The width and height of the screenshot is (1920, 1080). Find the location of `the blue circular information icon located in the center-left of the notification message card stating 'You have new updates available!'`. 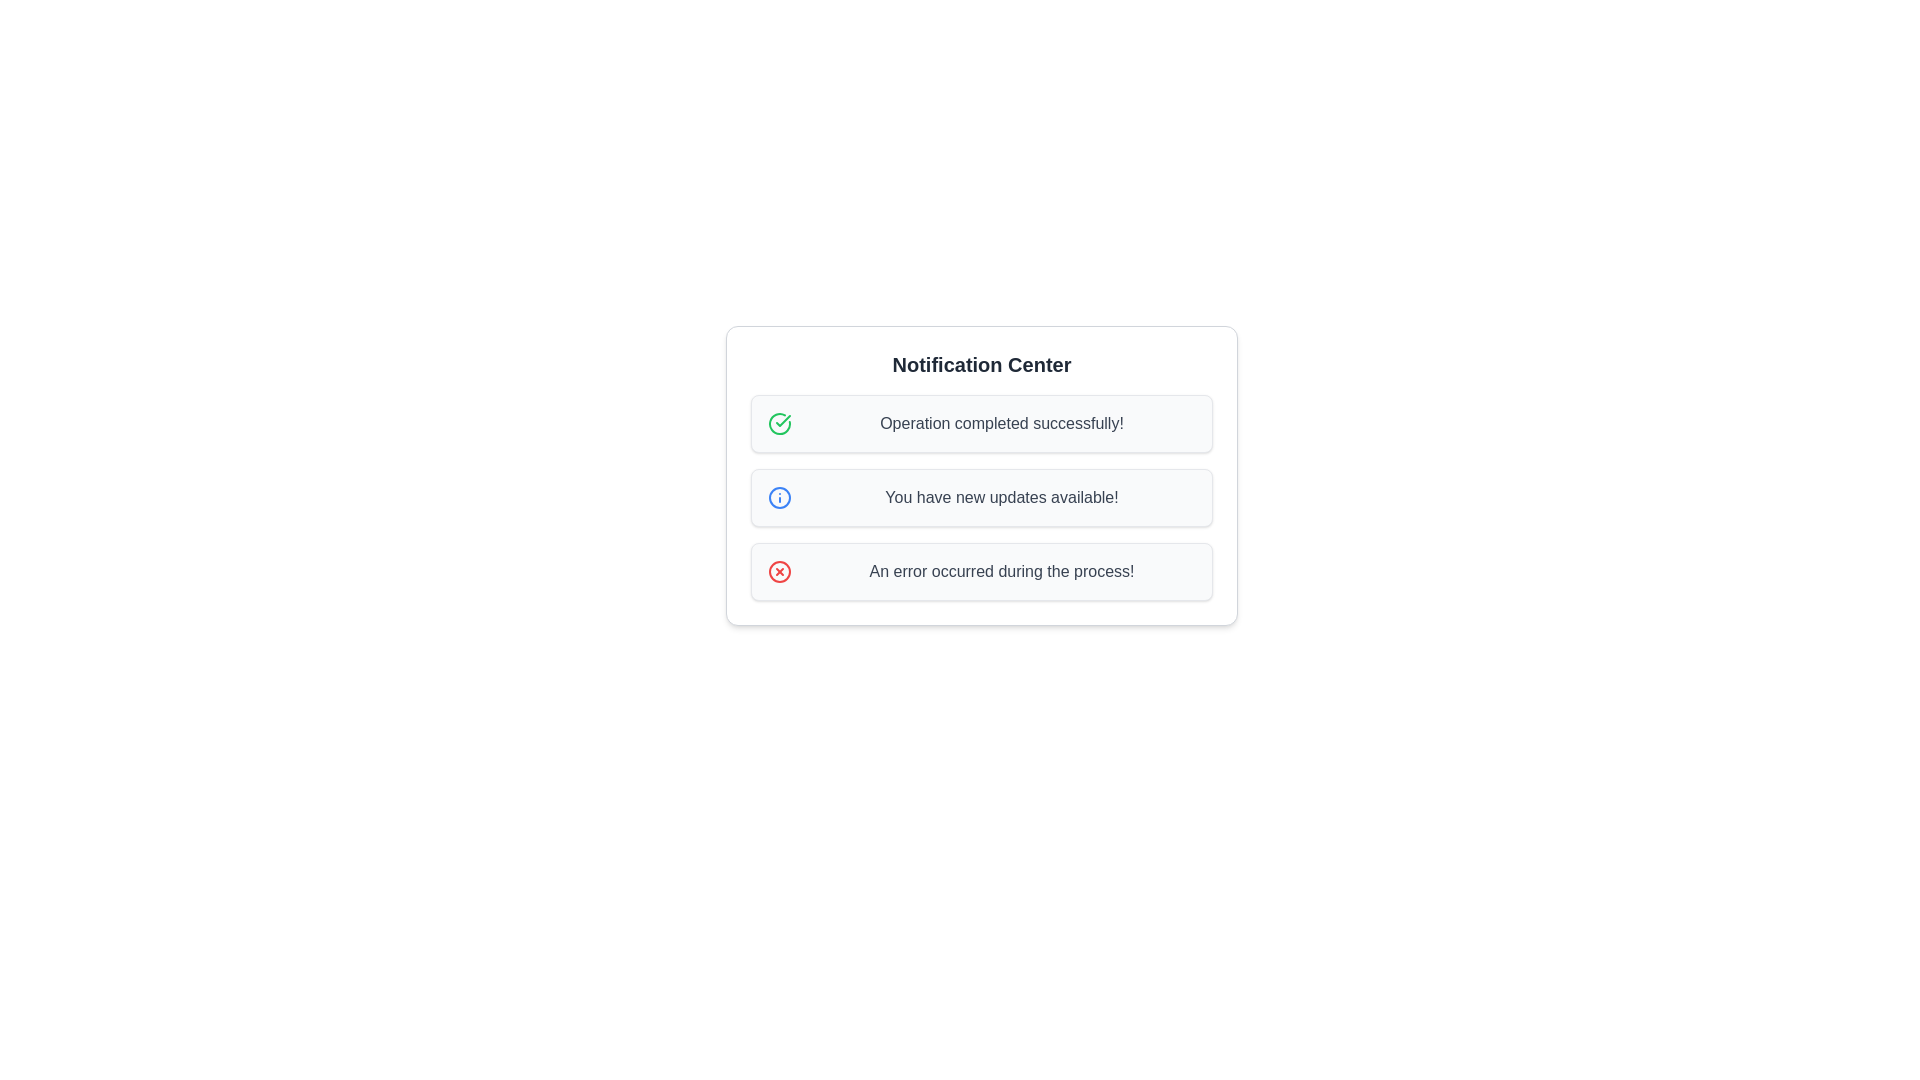

the blue circular information icon located in the center-left of the notification message card stating 'You have new updates available!' is located at coordinates (778, 496).